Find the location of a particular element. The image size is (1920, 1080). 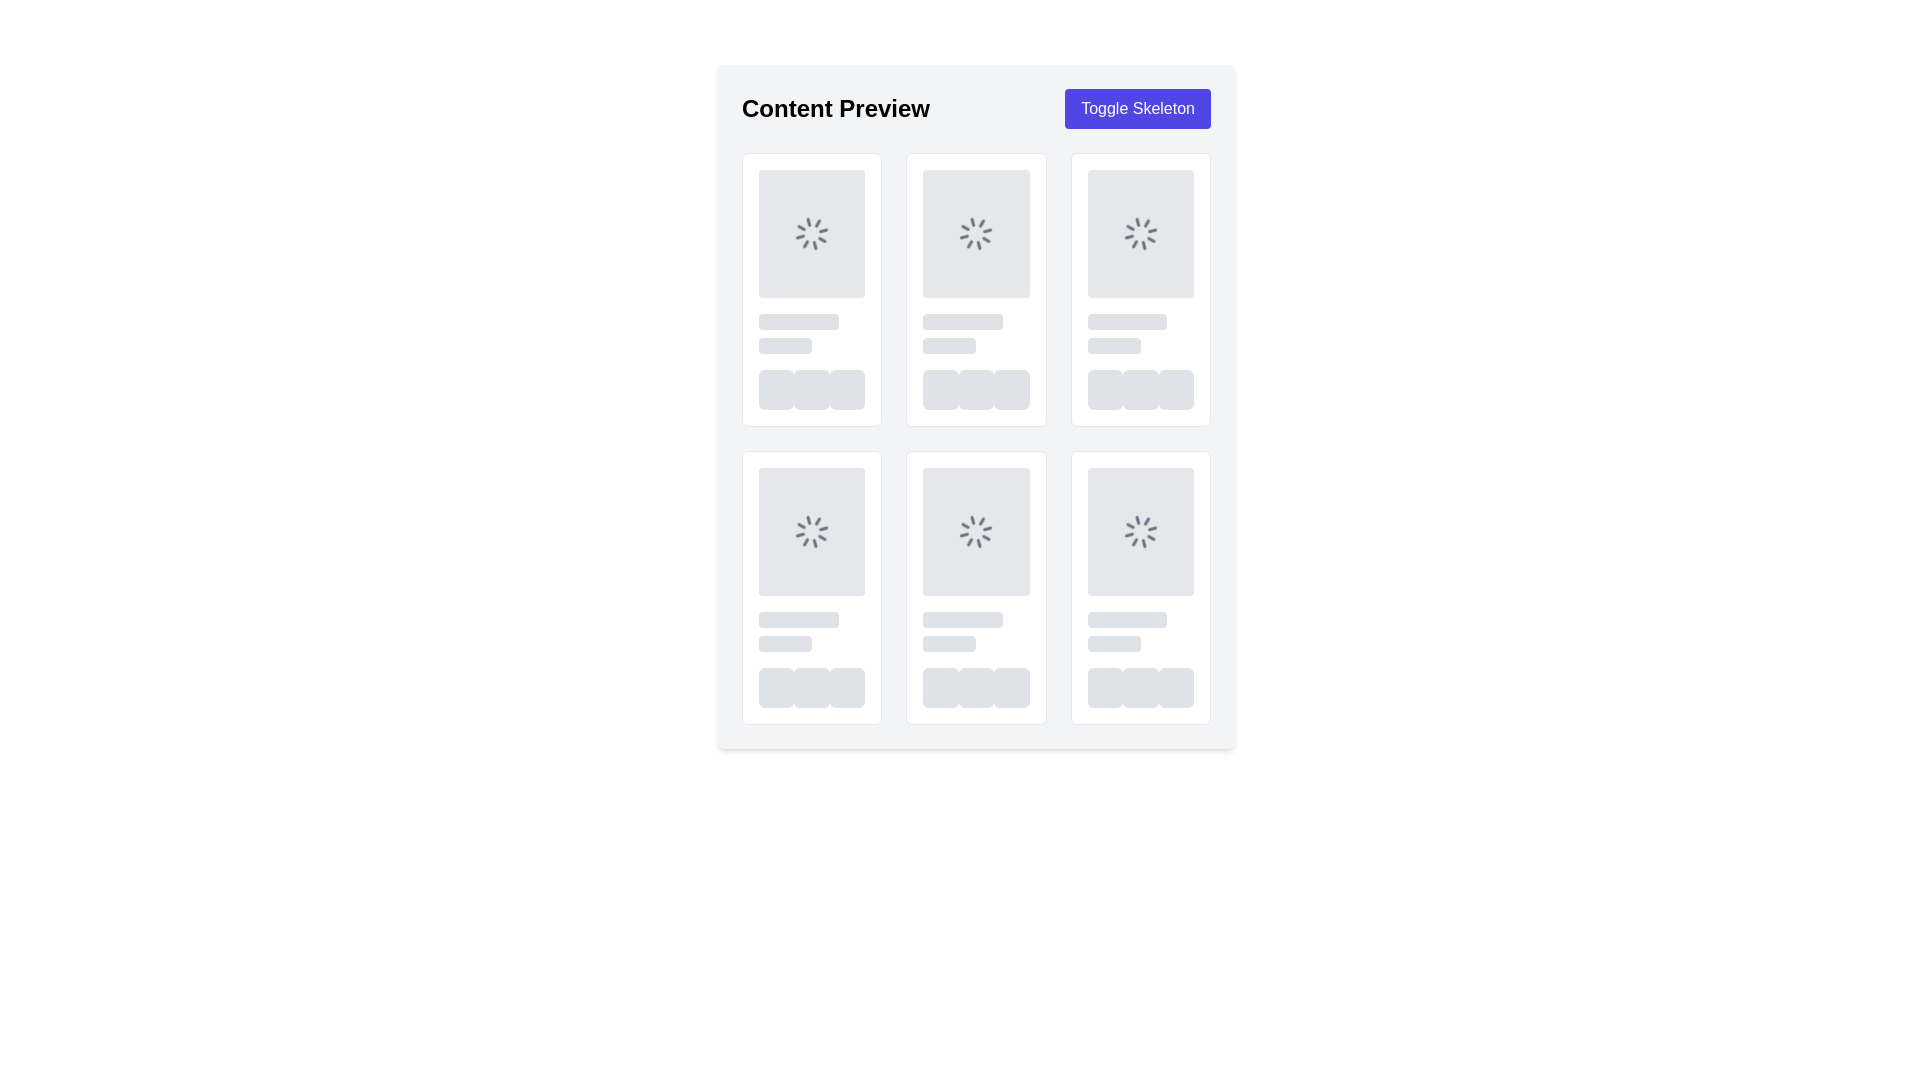

the first placeholder bar (loading skeleton component) located at the top-left section of the display in the multi-column grid structure is located at coordinates (797, 320).